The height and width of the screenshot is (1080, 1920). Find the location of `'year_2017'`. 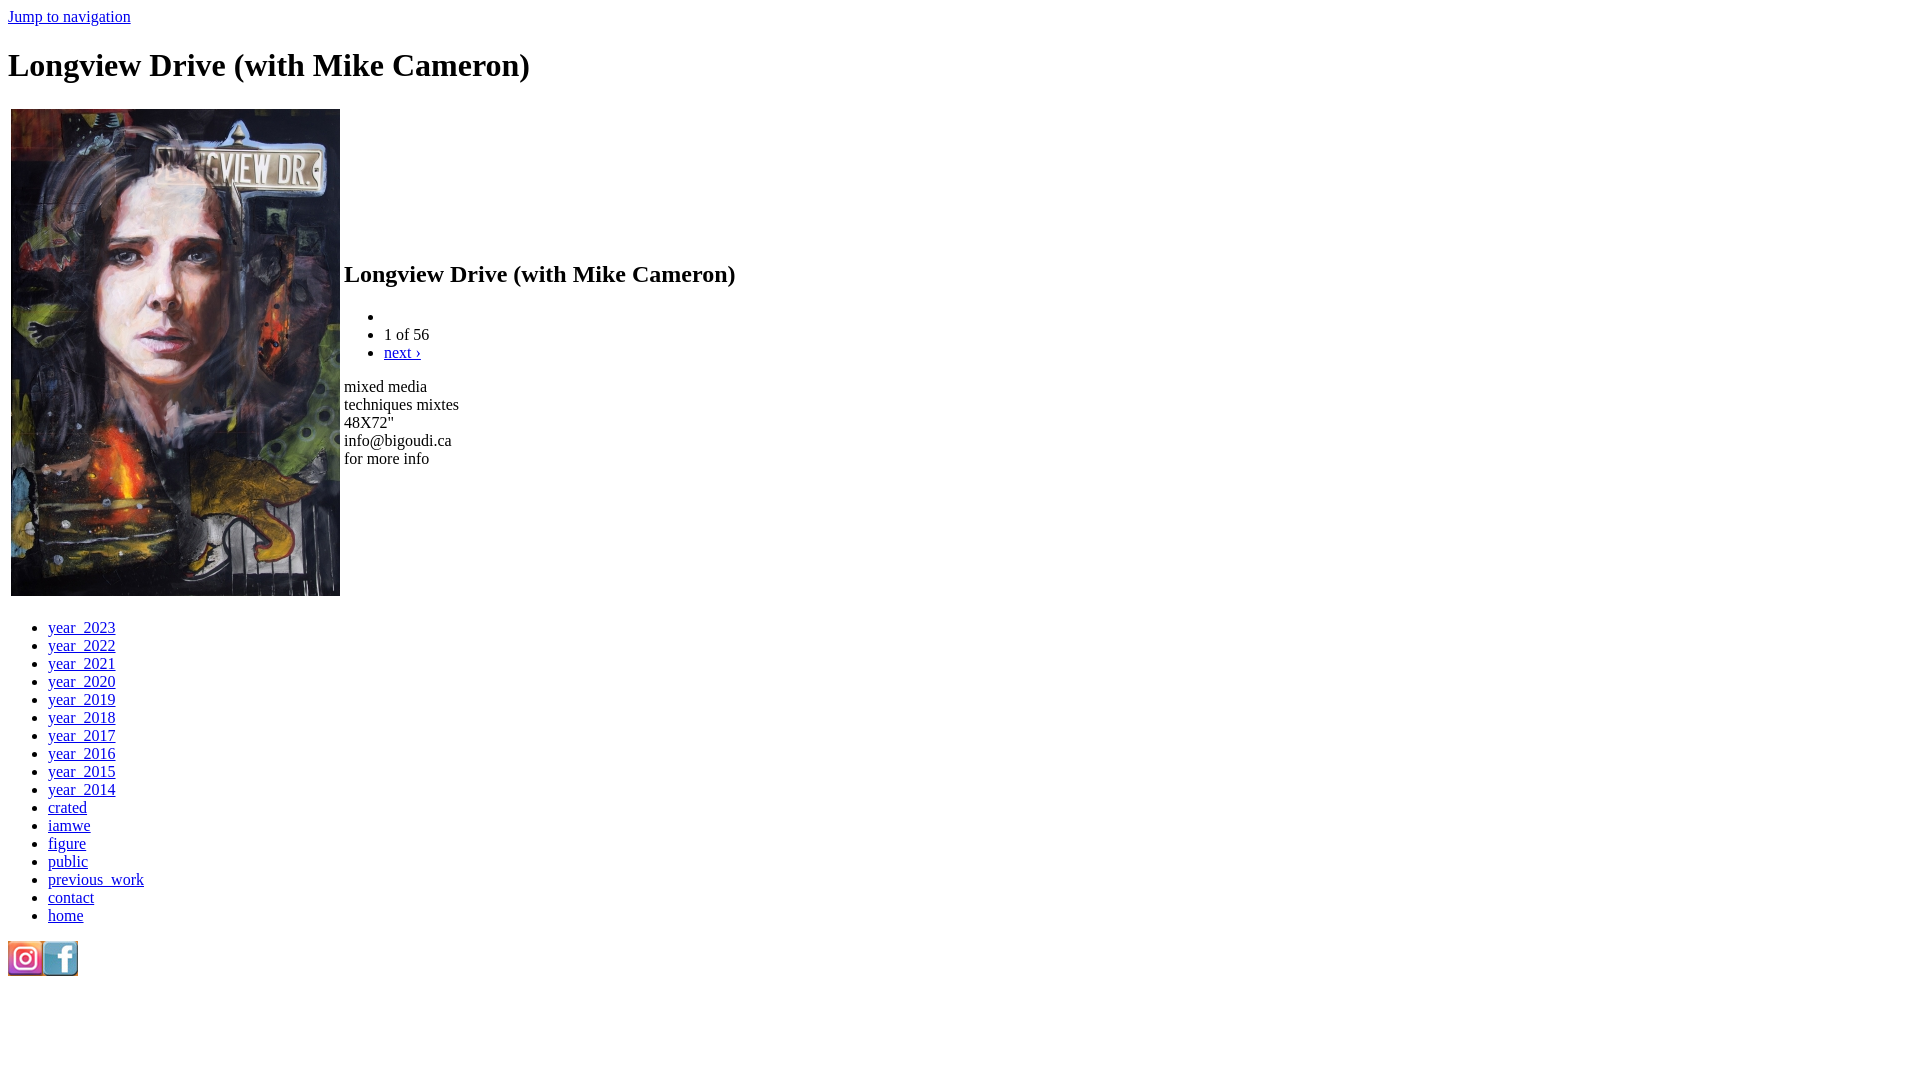

'year_2017' is located at coordinates (80, 735).